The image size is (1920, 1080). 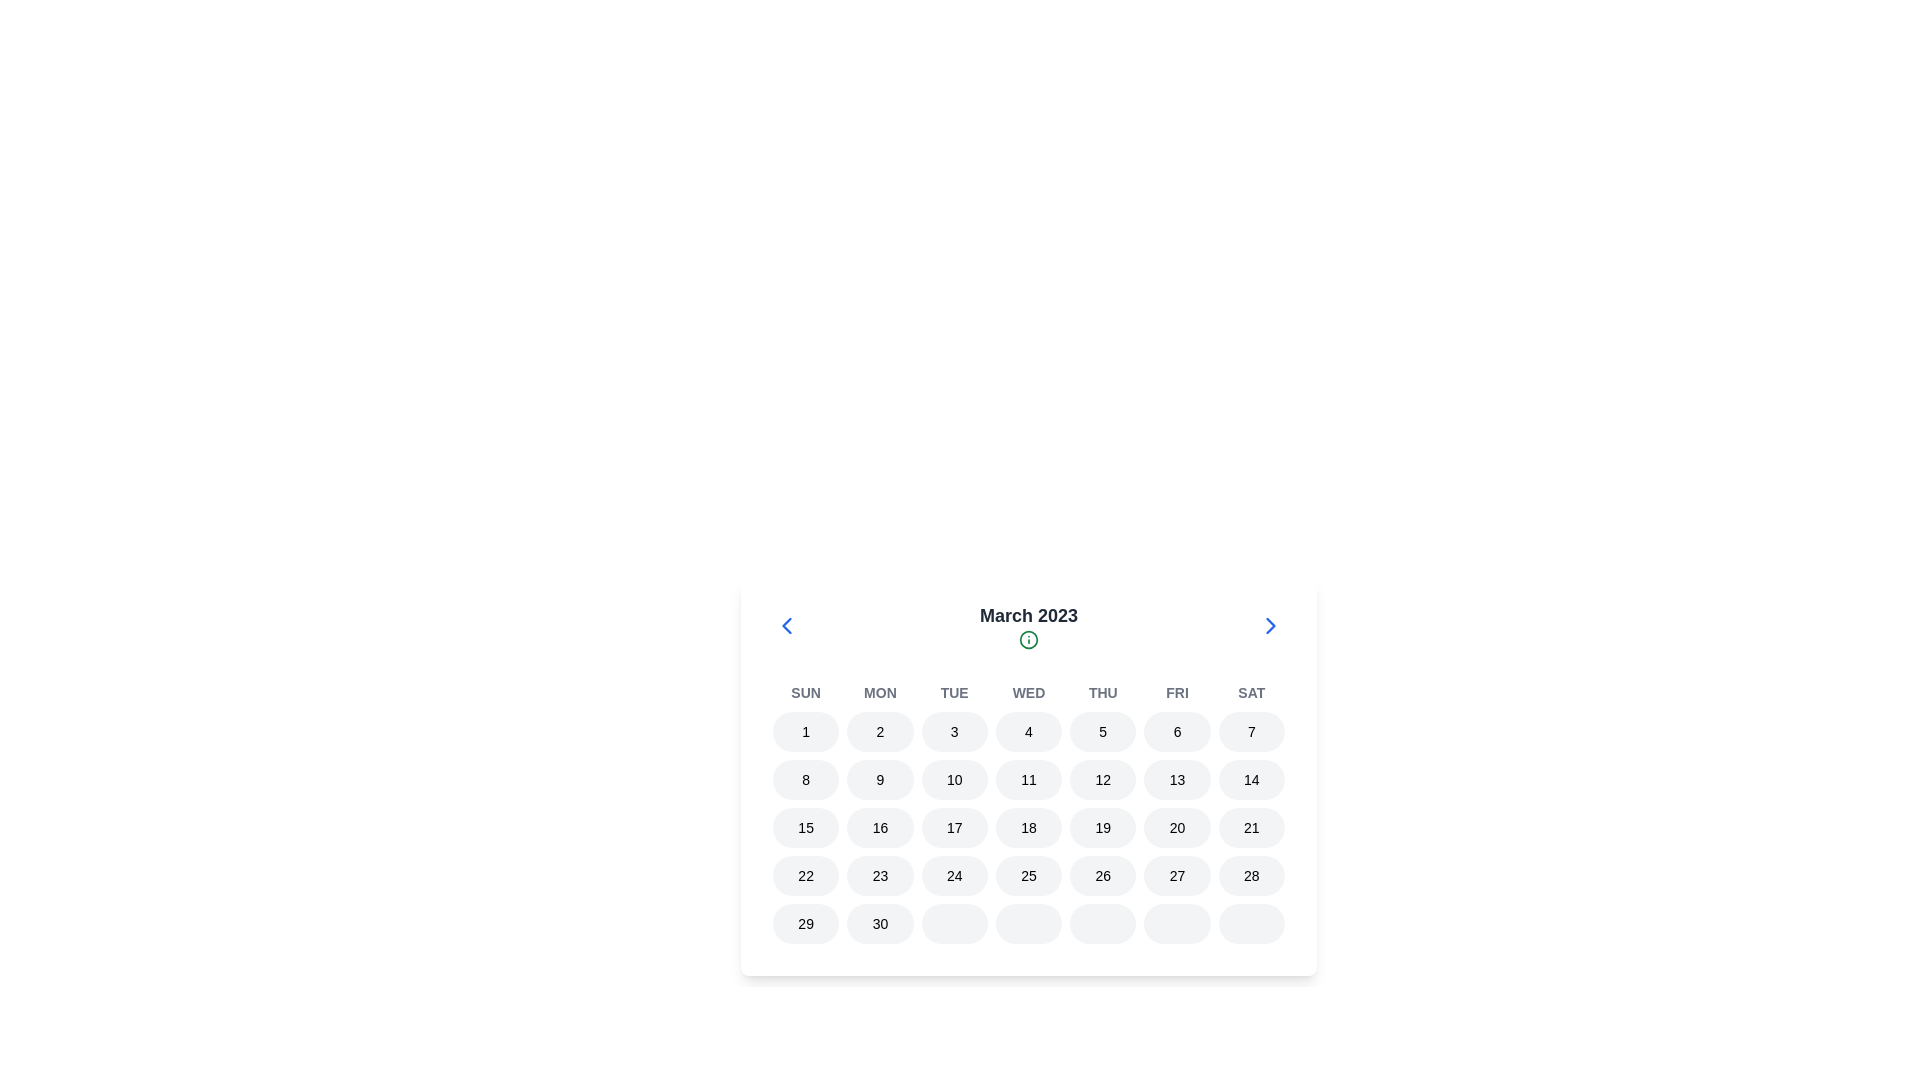 What do you see at coordinates (786, 624) in the screenshot?
I see `the left-facing blue arrow button located on the leftmost side of the header bar` at bounding box center [786, 624].